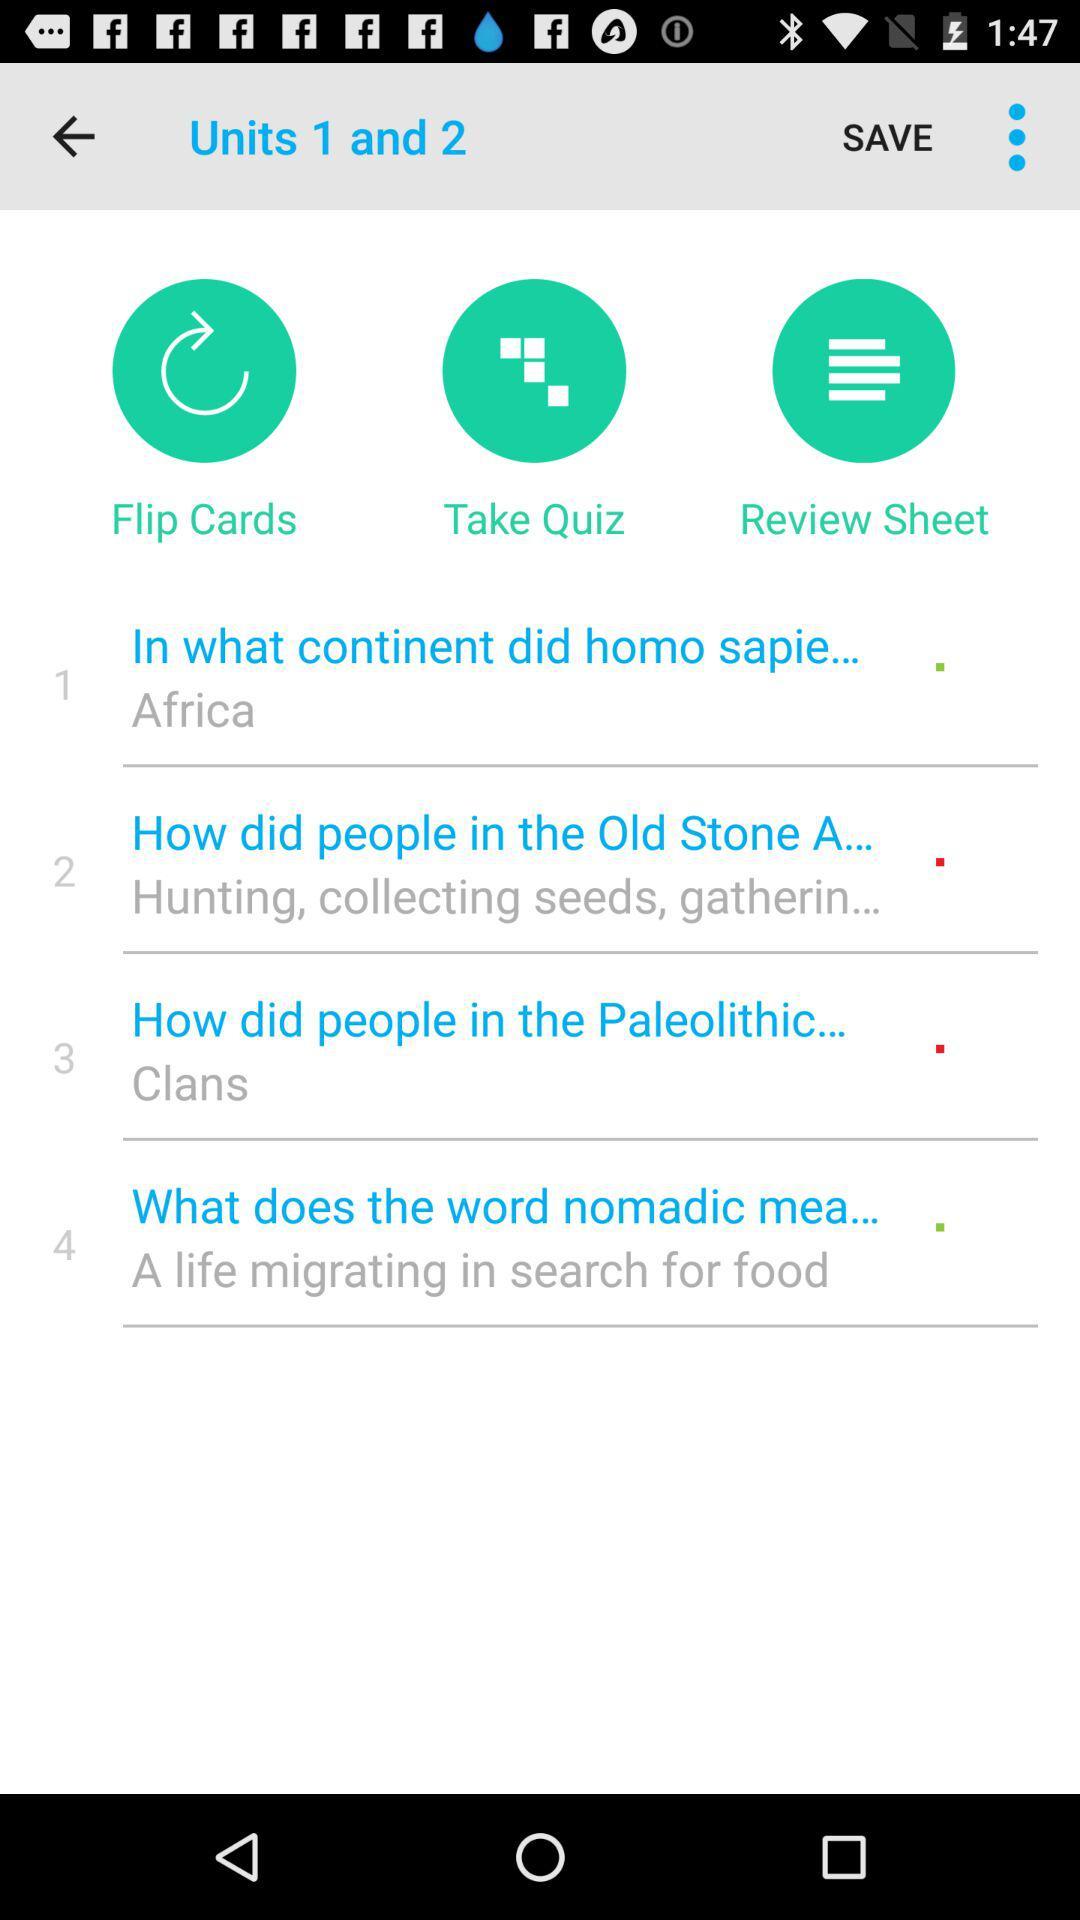  What do you see at coordinates (533, 370) in the screenshot?
I see `take quiz` at bounding box center [533, 370].